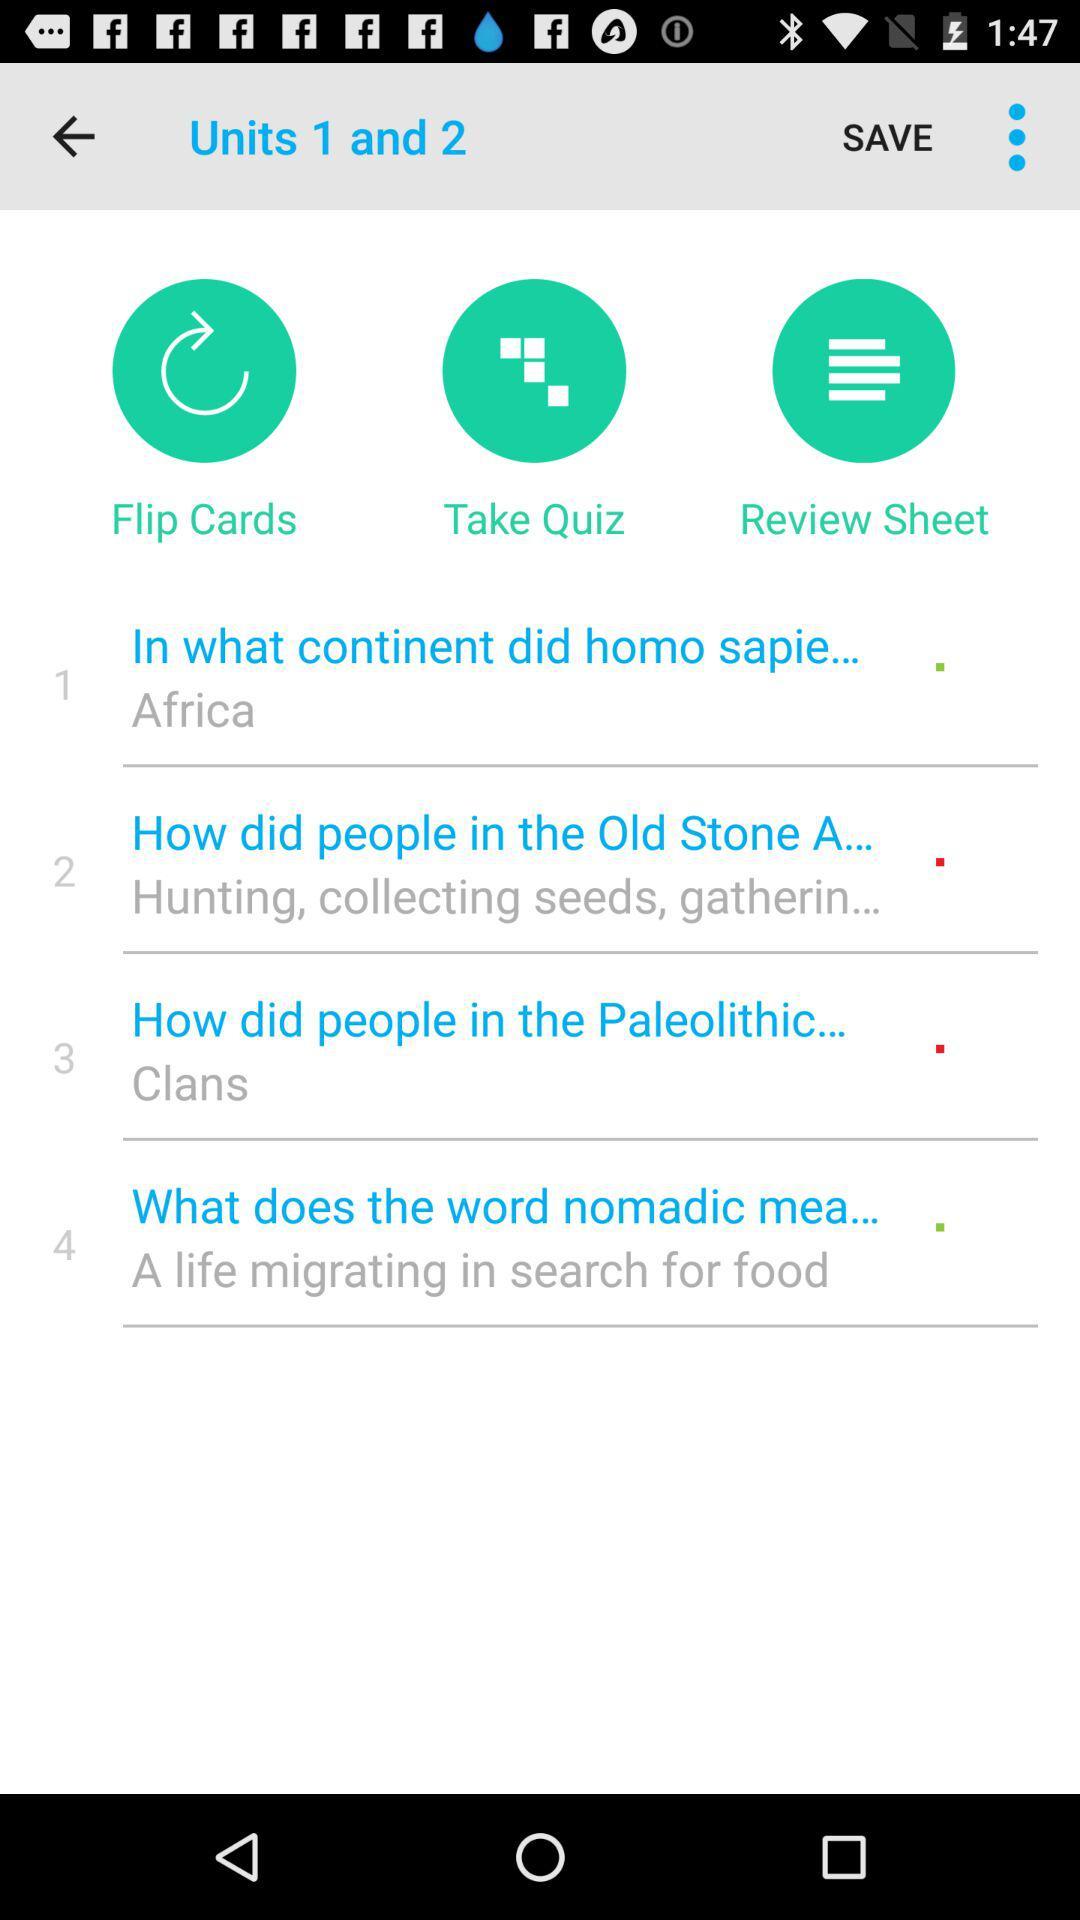  What do you see at coordinates (533, 370) in the screenshot?
I see `take quiz` at bounding box center [533, 370].